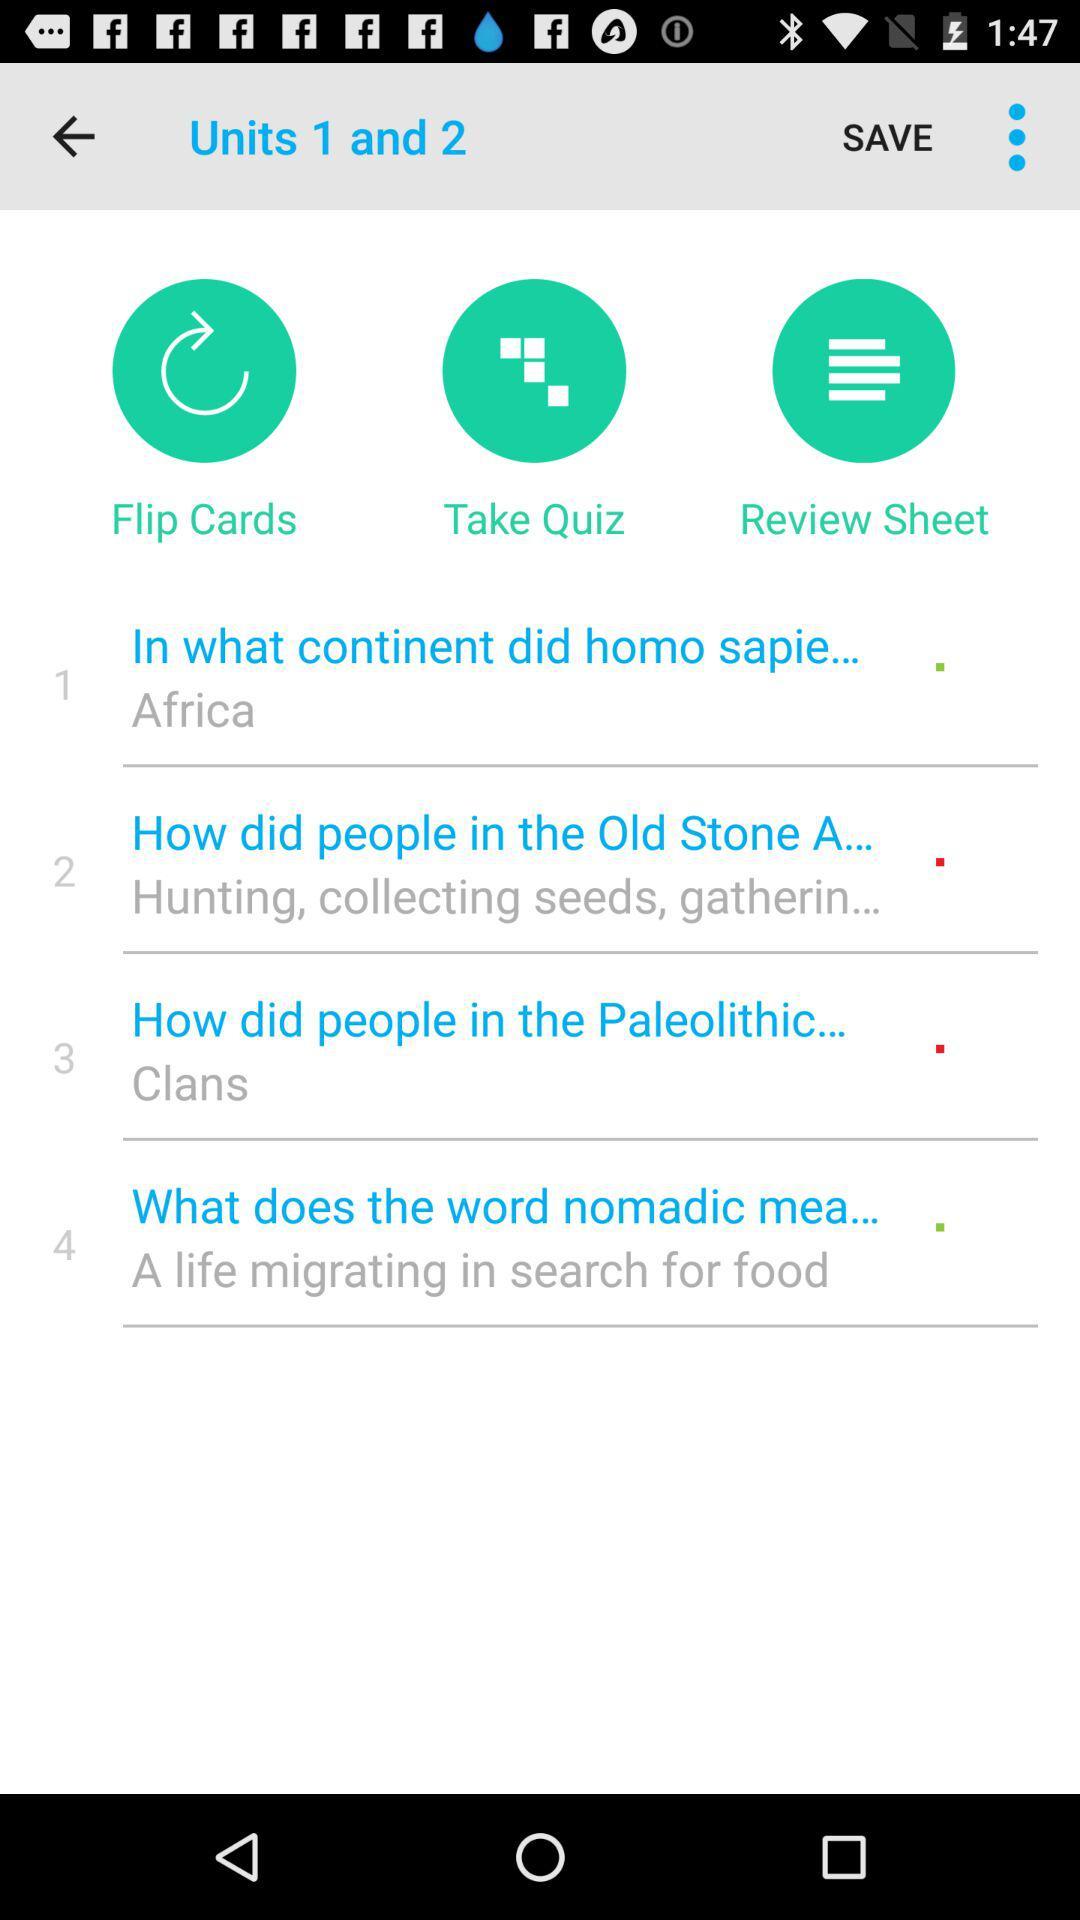  What do you see at coordinates (533, 370) in the screenshot?
I see `take quiz` at bounding box center [533, 370].